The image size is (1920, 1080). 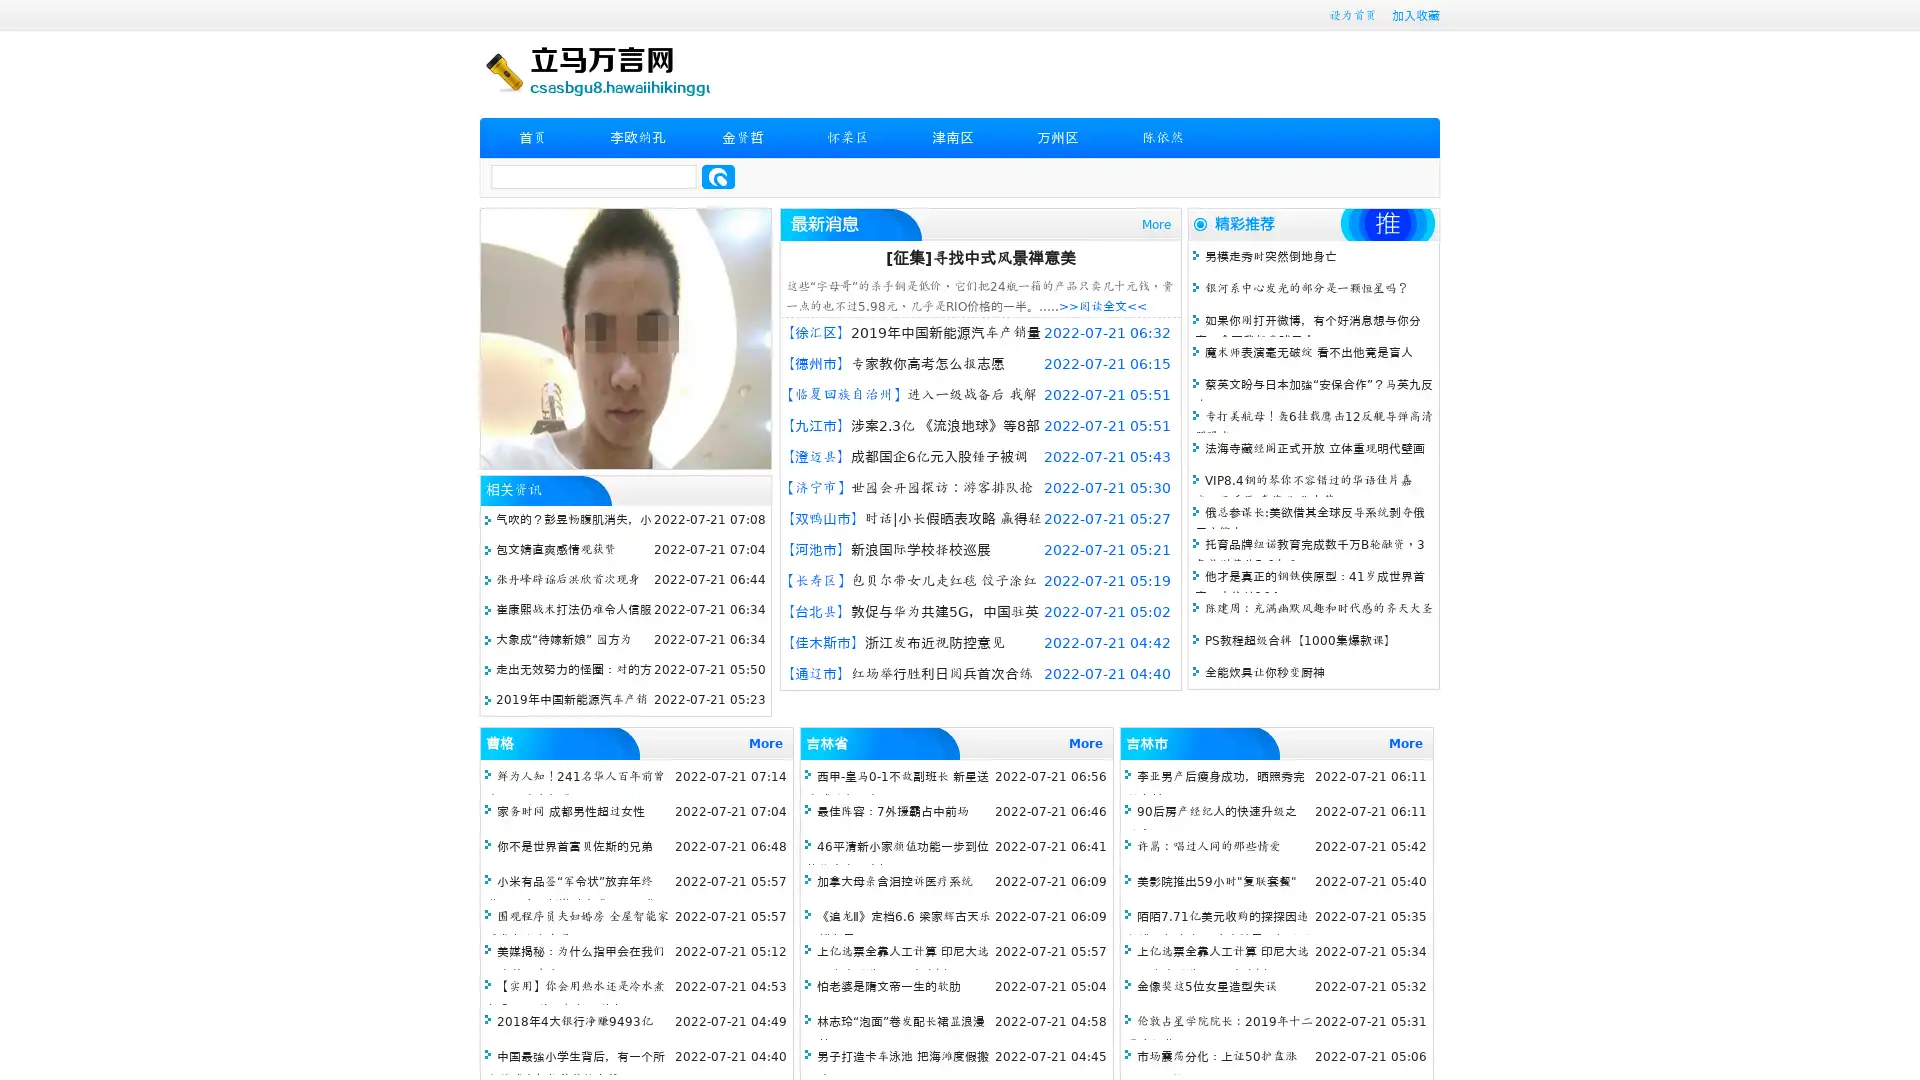 I want to click on Search, so click(x=718, y=176).